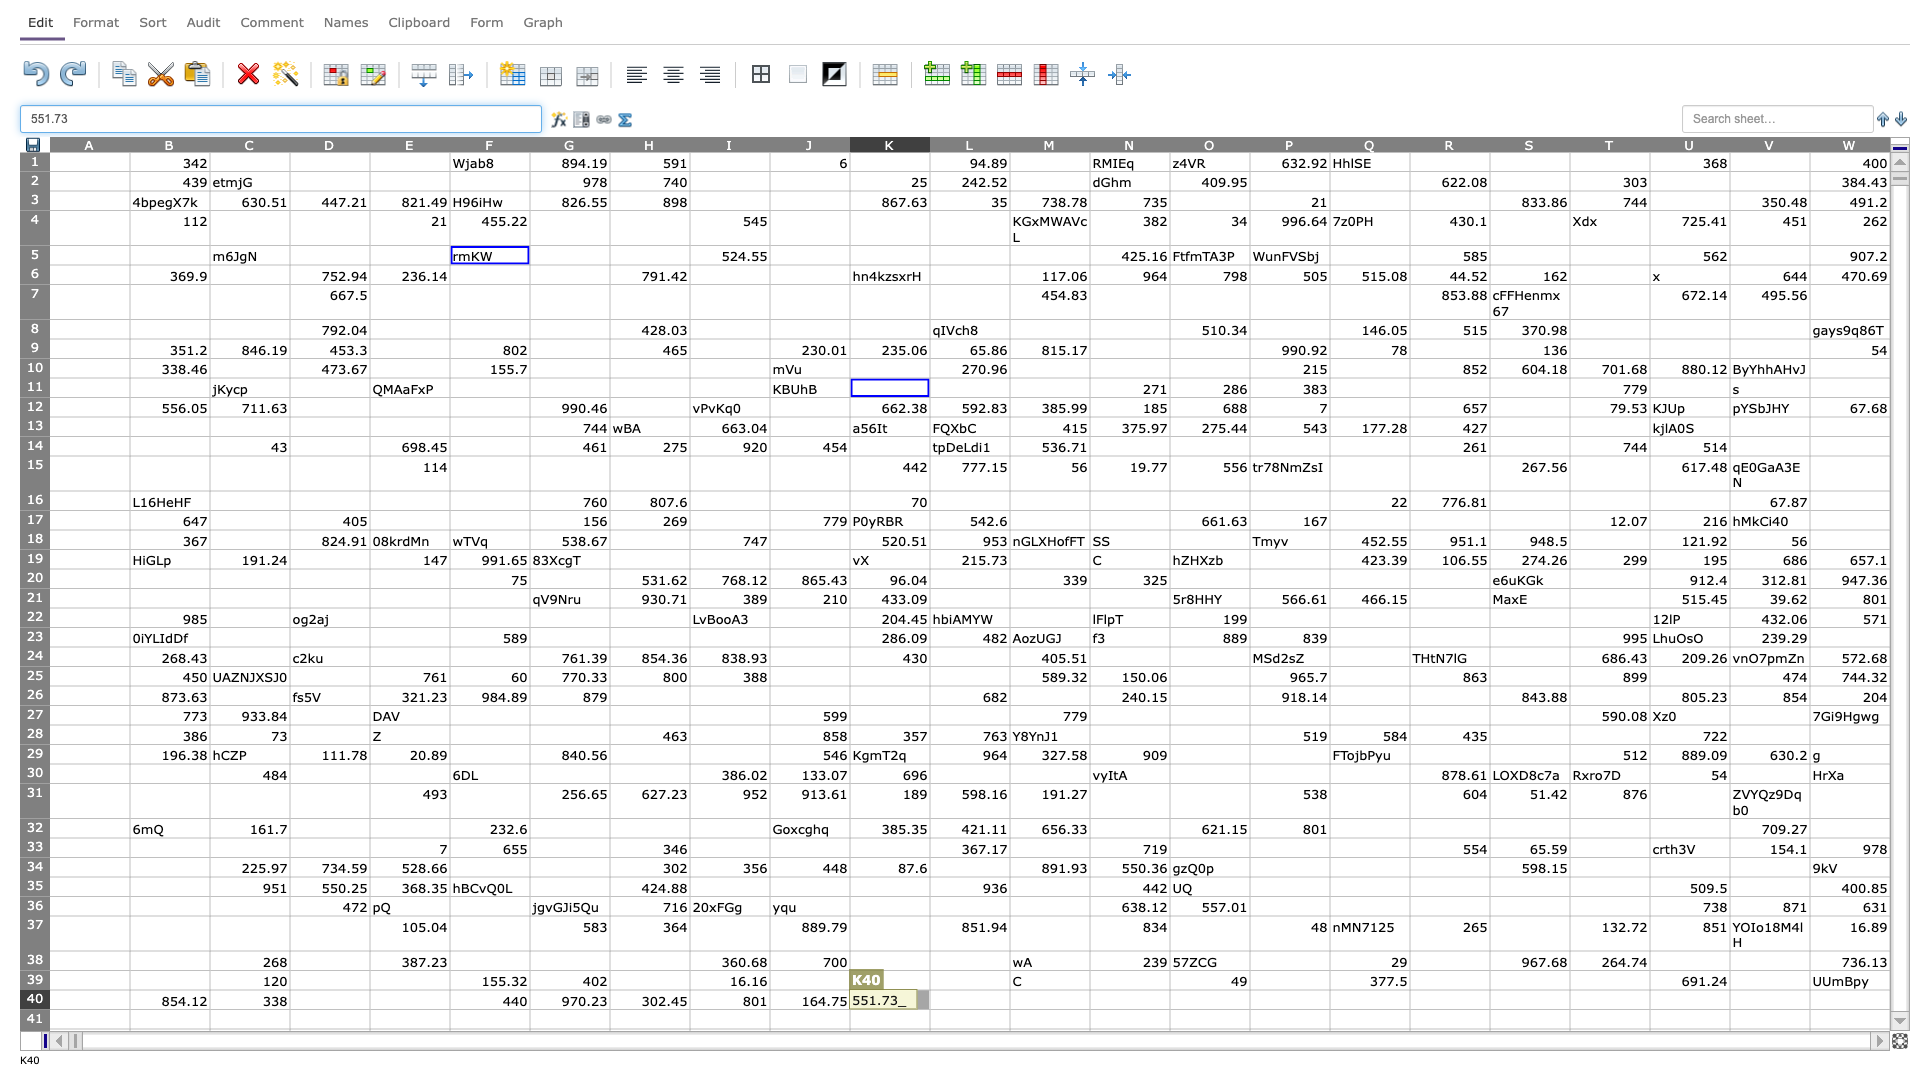  I want to click on Place cursor on left border of O40, so click(1170, 999).